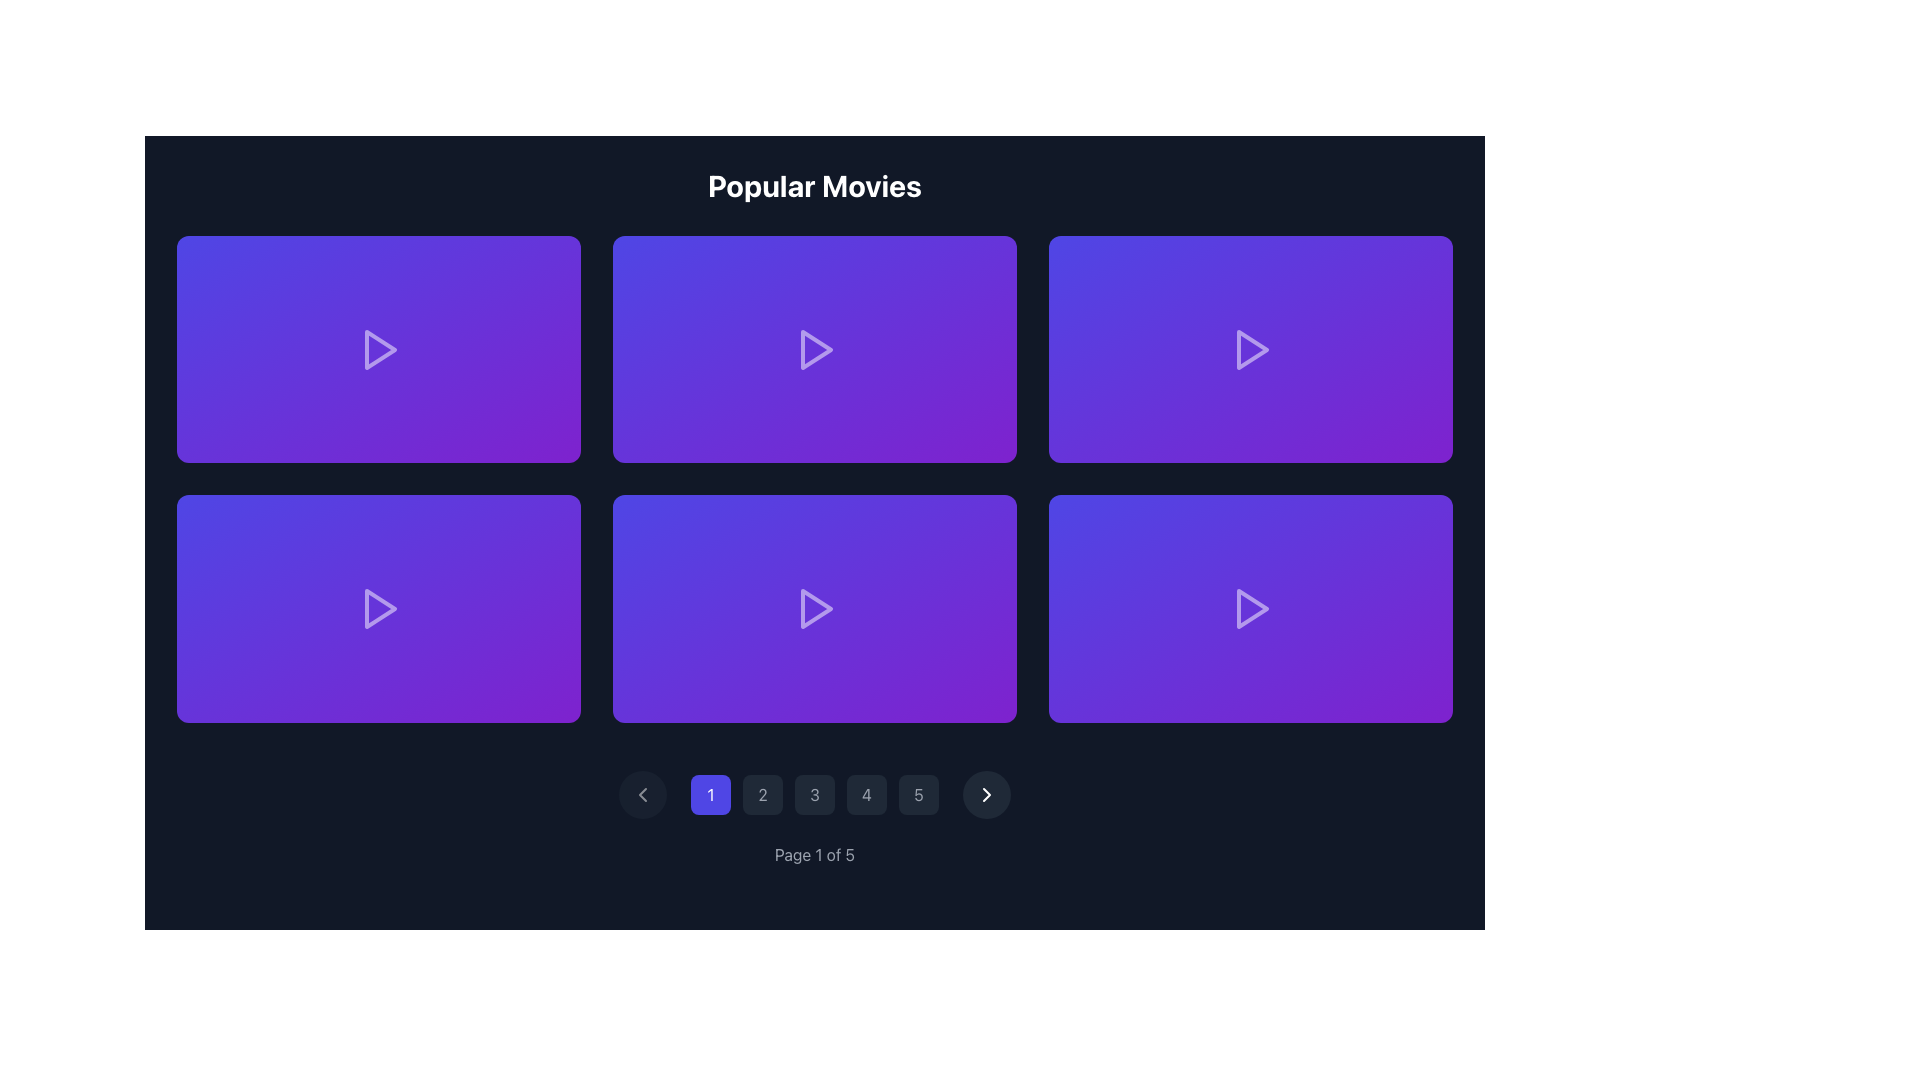 This screenshot has height=1080, width=1920. Describe the element at coordinates (1250, 607) in the screenshot. I see `the clickable card with a play icon, located in the lower right corner of the 'Popular Movies' section, to play the video` at that location.